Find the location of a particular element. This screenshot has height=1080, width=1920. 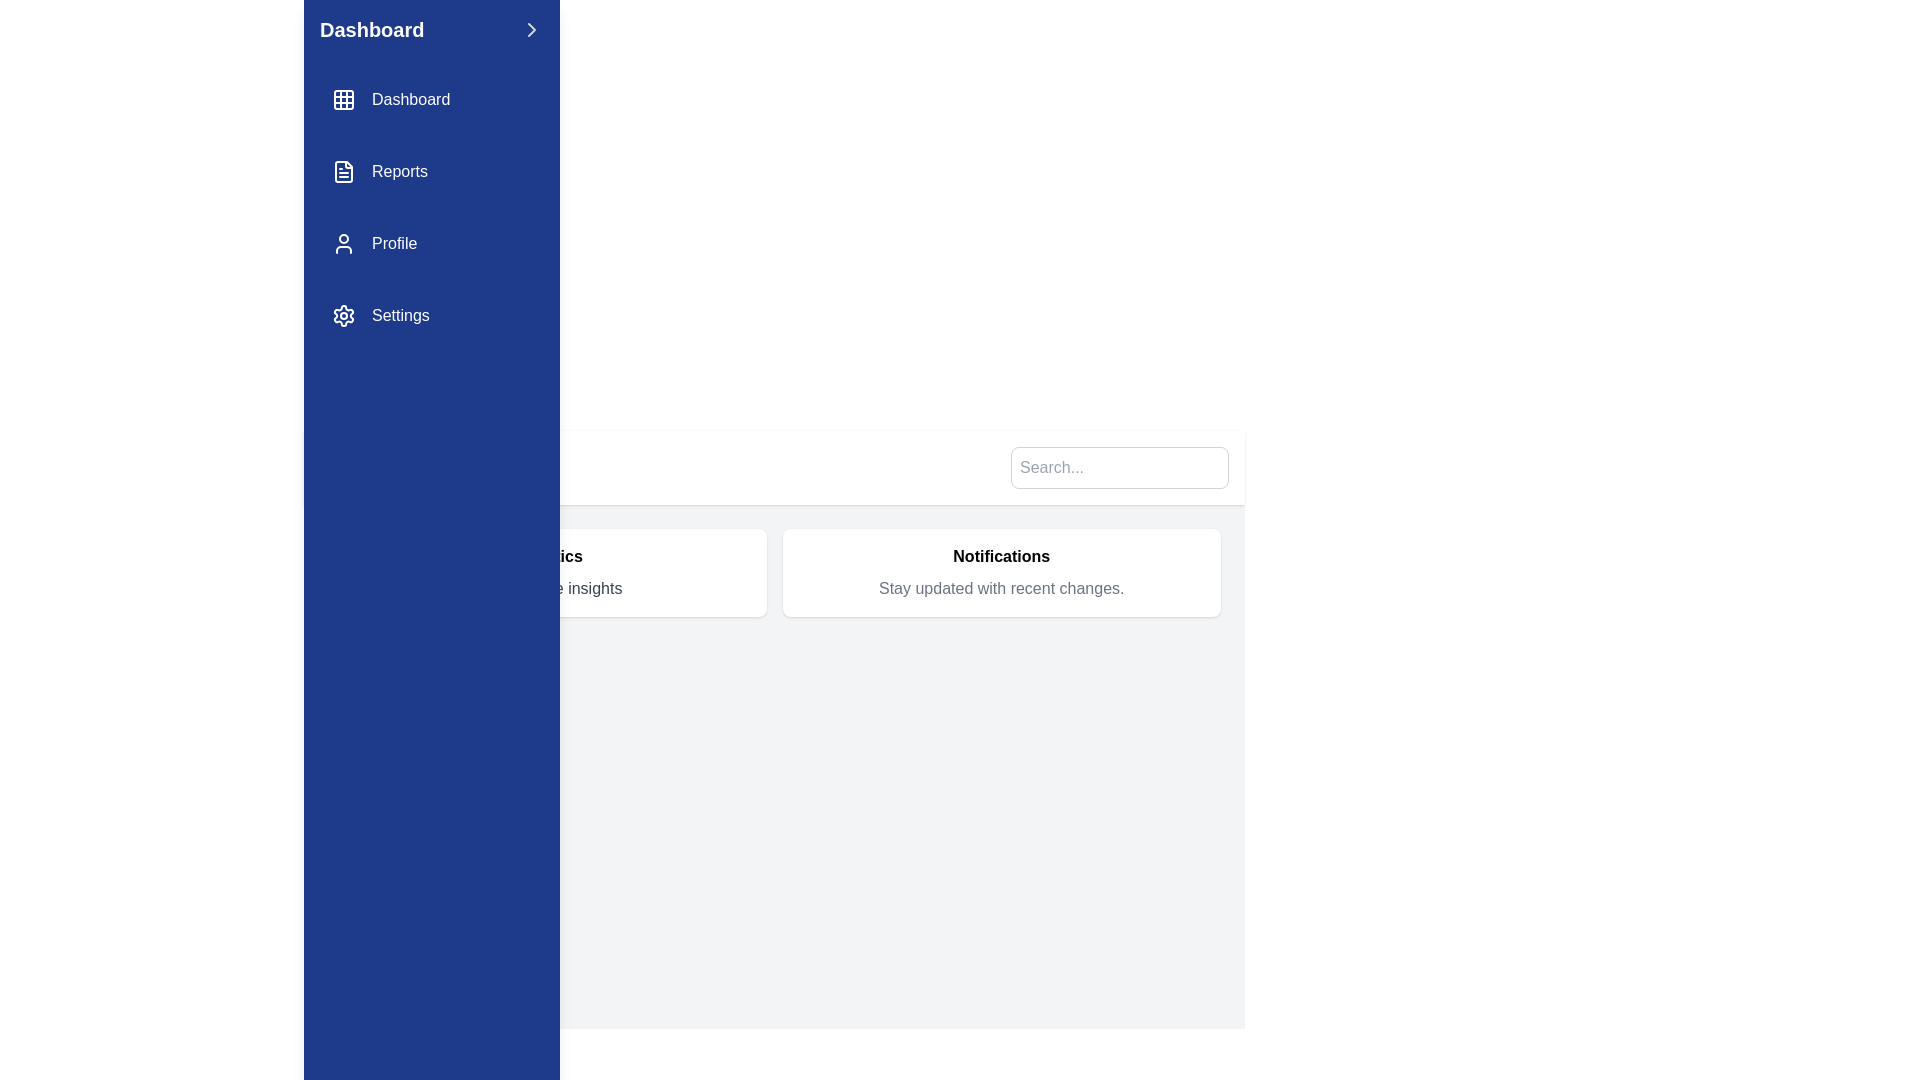

the Icon button located to the far right of the 'Dashboard' title in the top horizontal bar of the navigation menu is located at coordinates (532, 30).